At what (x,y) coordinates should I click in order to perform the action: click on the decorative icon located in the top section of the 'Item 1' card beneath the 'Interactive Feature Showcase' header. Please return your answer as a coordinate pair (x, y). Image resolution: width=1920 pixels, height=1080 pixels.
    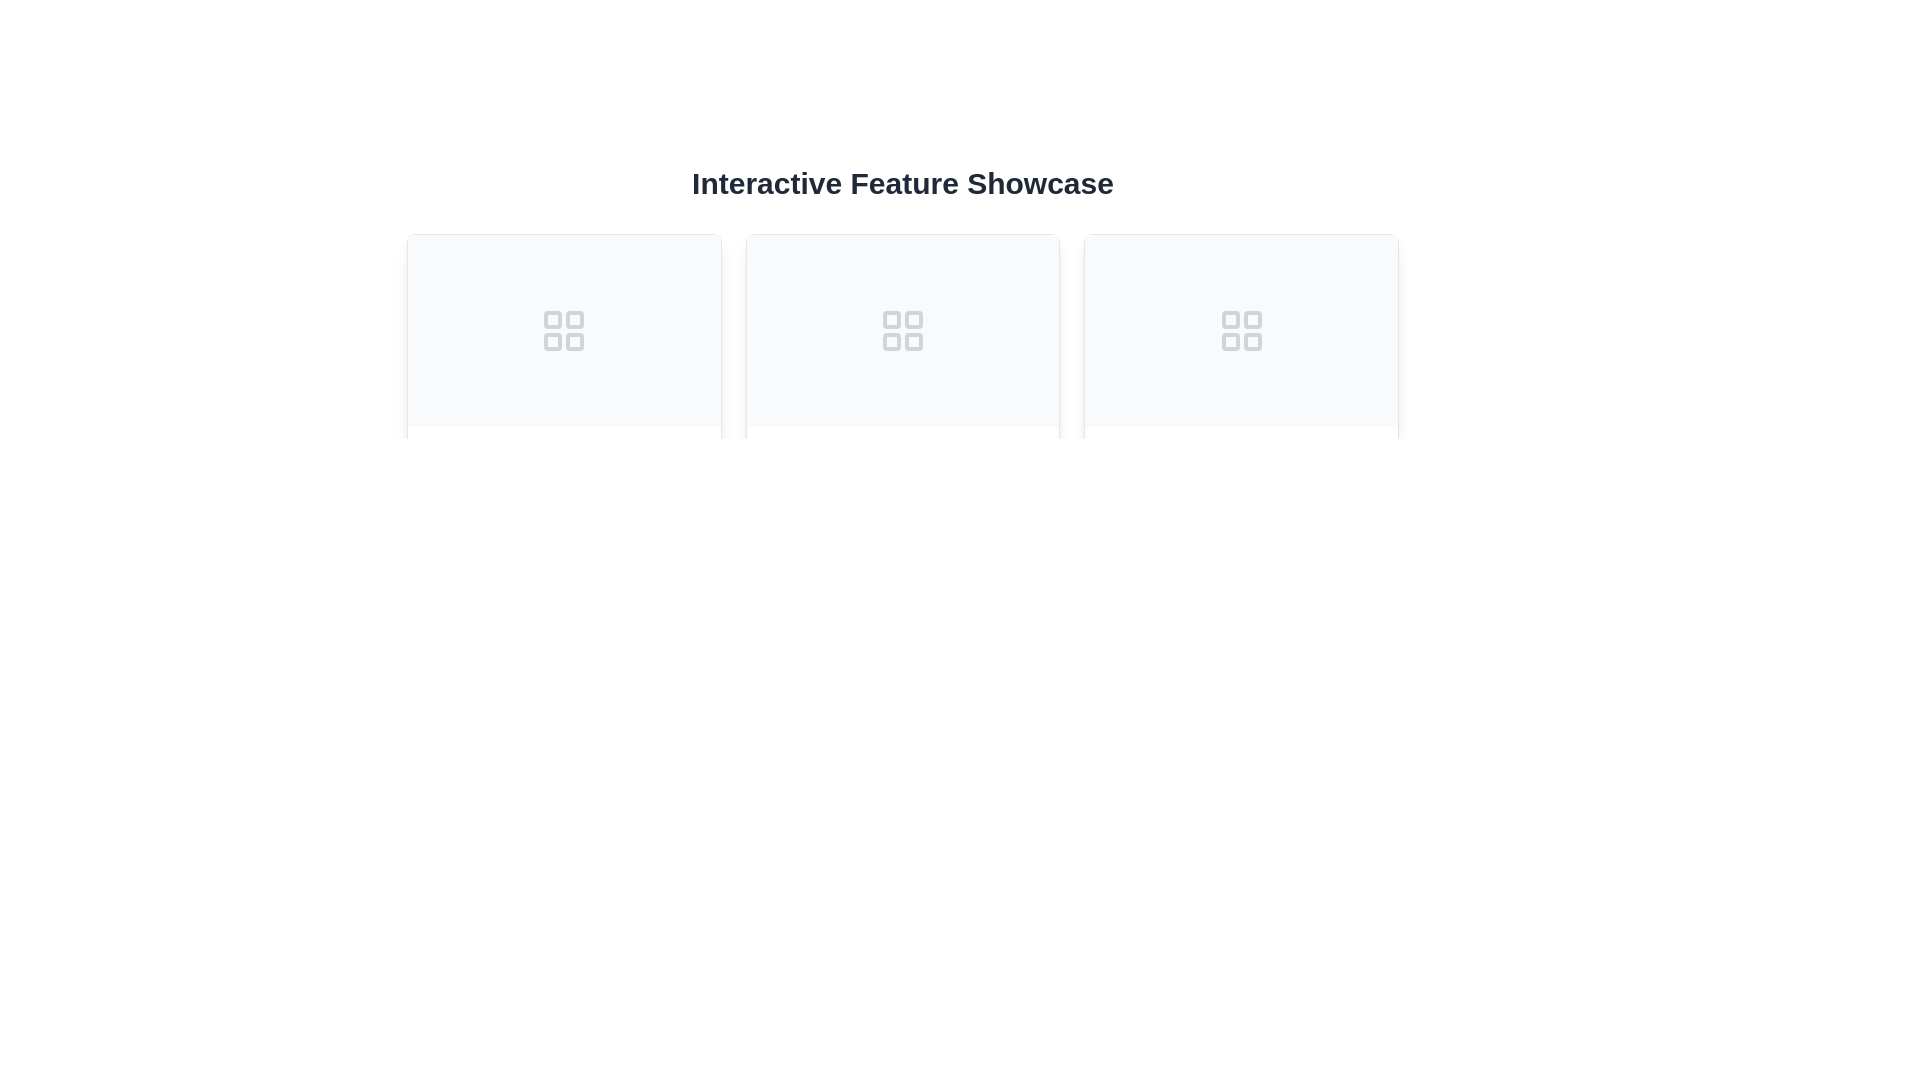
    Looking at the image, I should click on (563, 330).